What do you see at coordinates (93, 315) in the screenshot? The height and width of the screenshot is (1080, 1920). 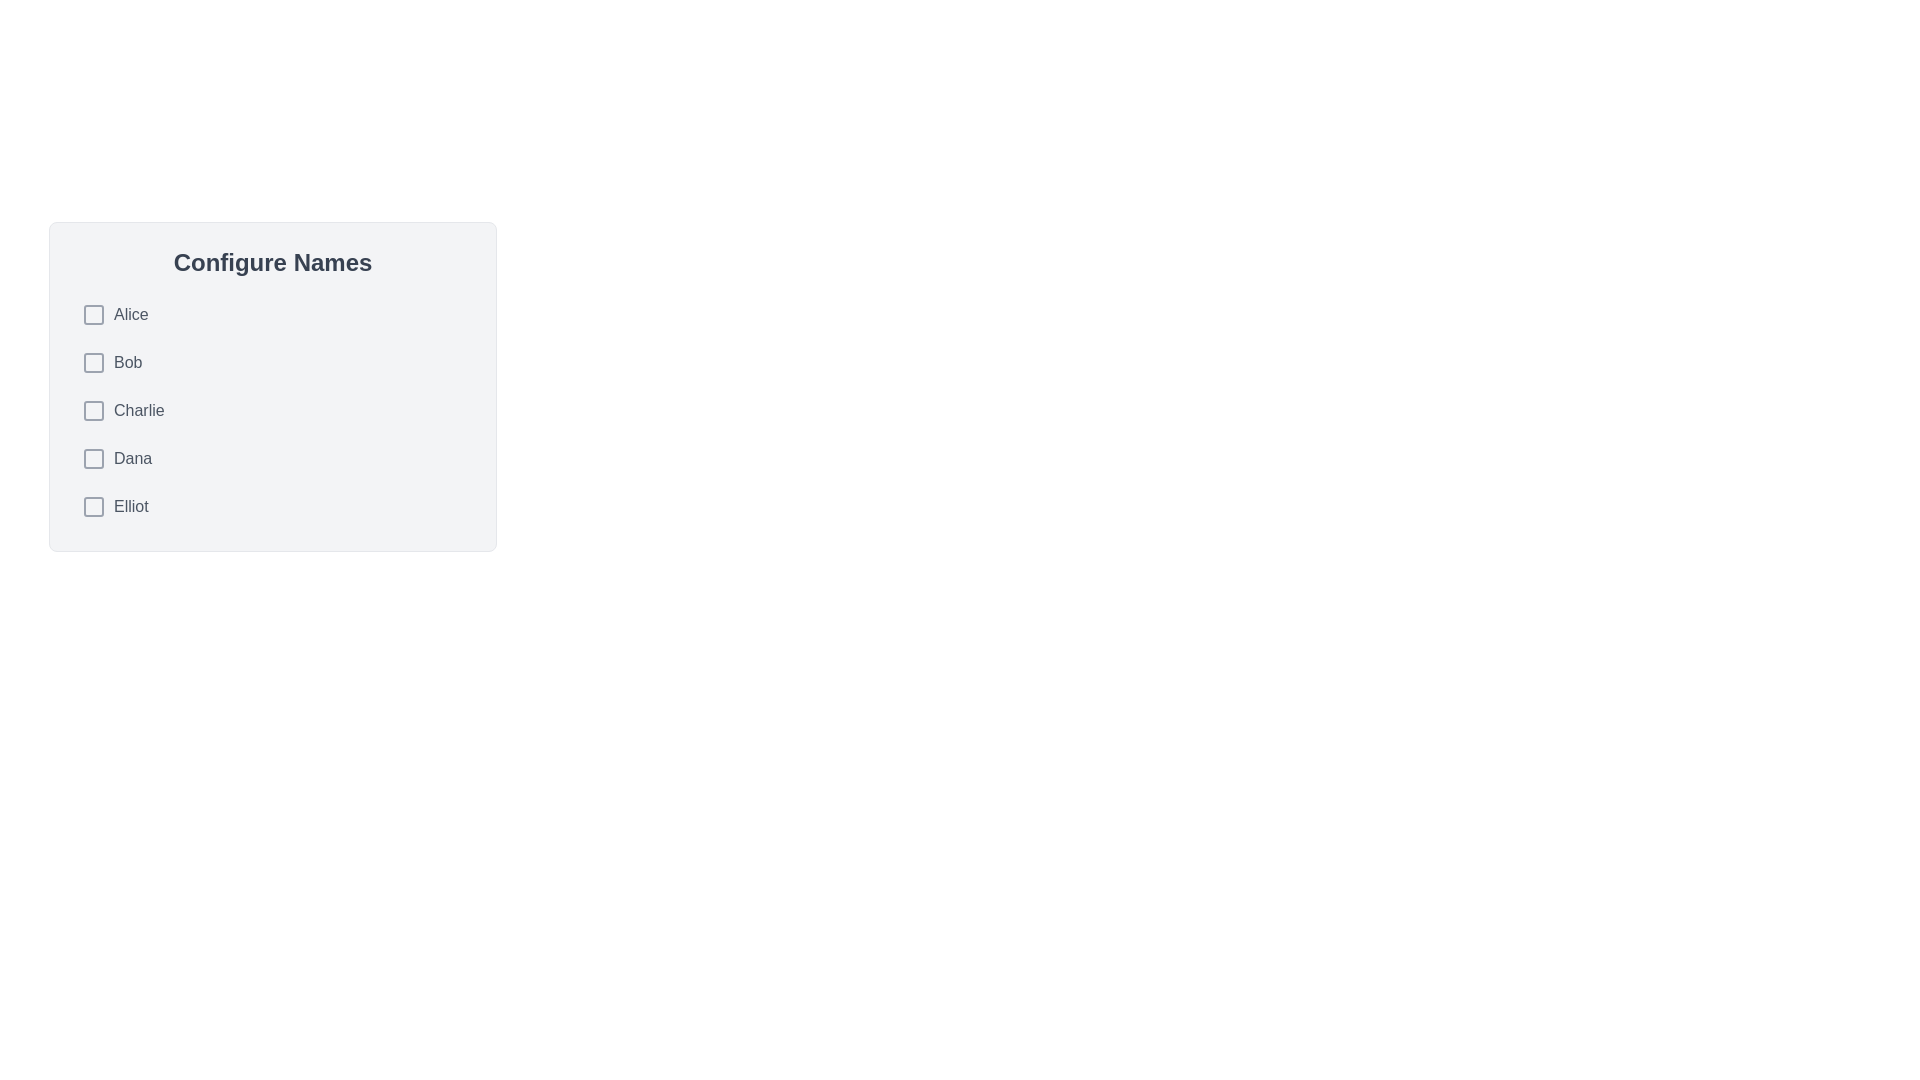 I see `the checkbox next to the text 'Alice'` at bounding box center [93, 315].